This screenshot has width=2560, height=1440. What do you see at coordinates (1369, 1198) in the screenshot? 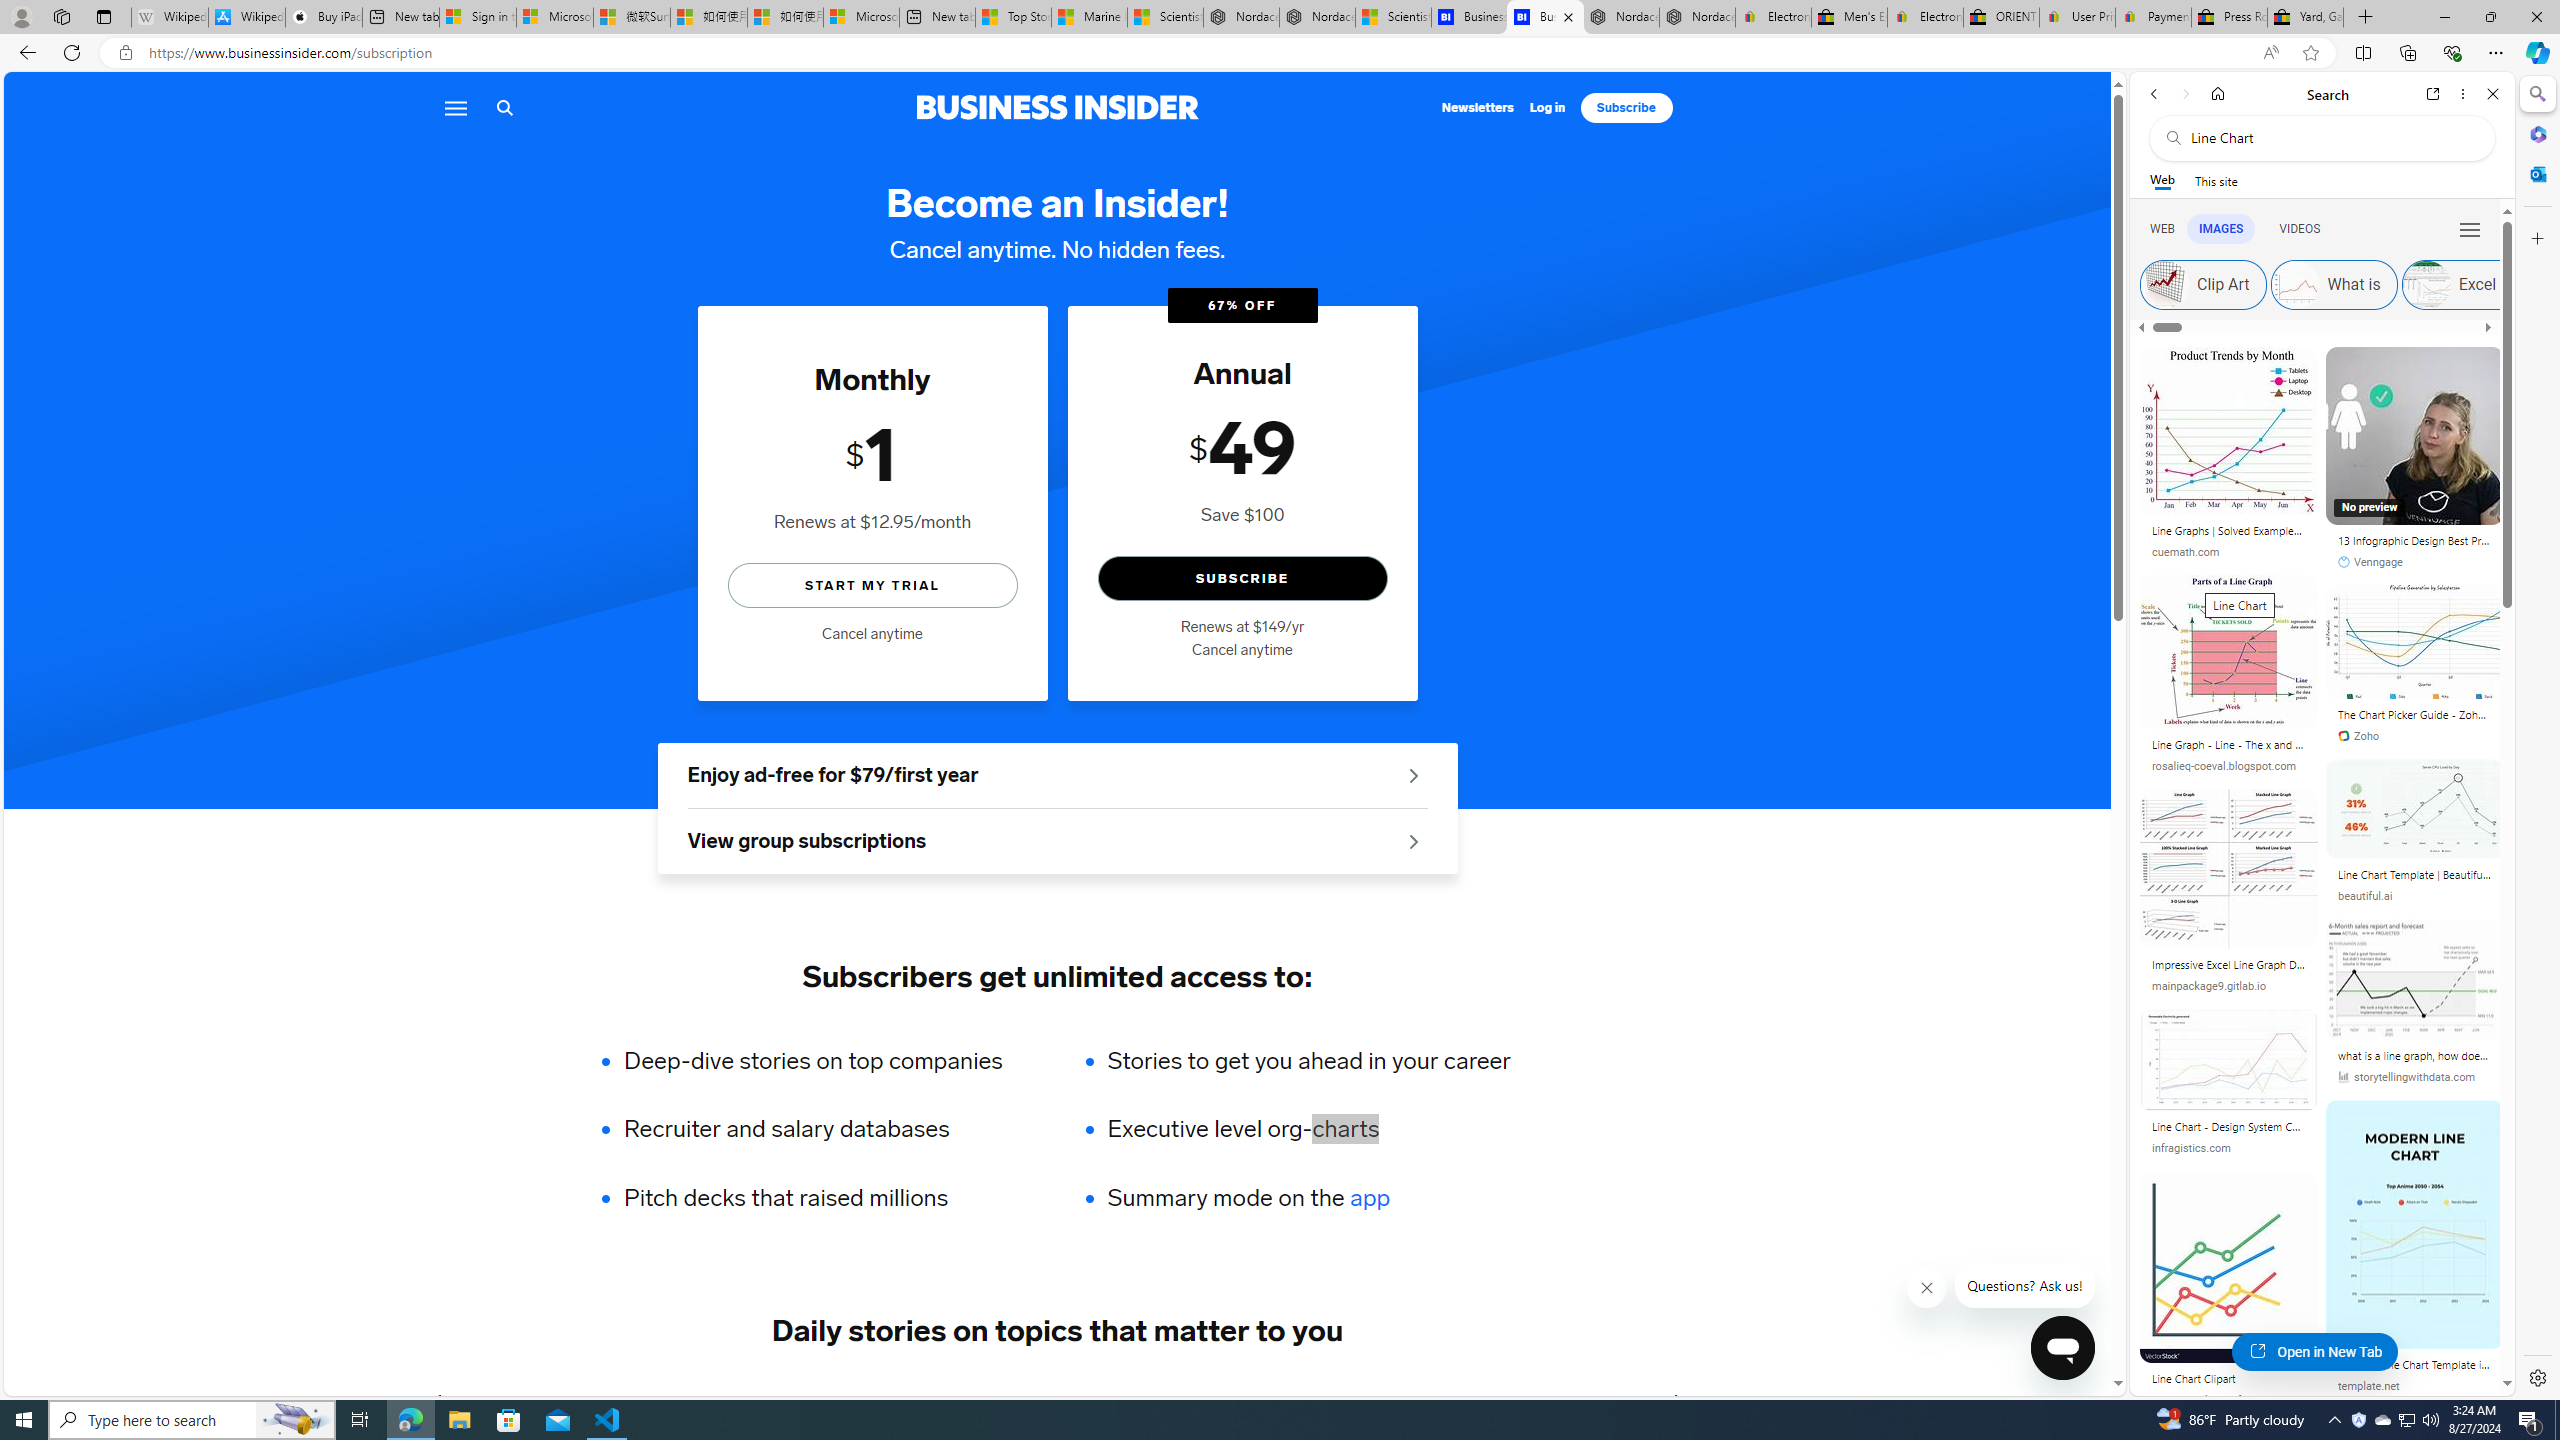
I see `'app'` at bounding box center [1369, 1198].